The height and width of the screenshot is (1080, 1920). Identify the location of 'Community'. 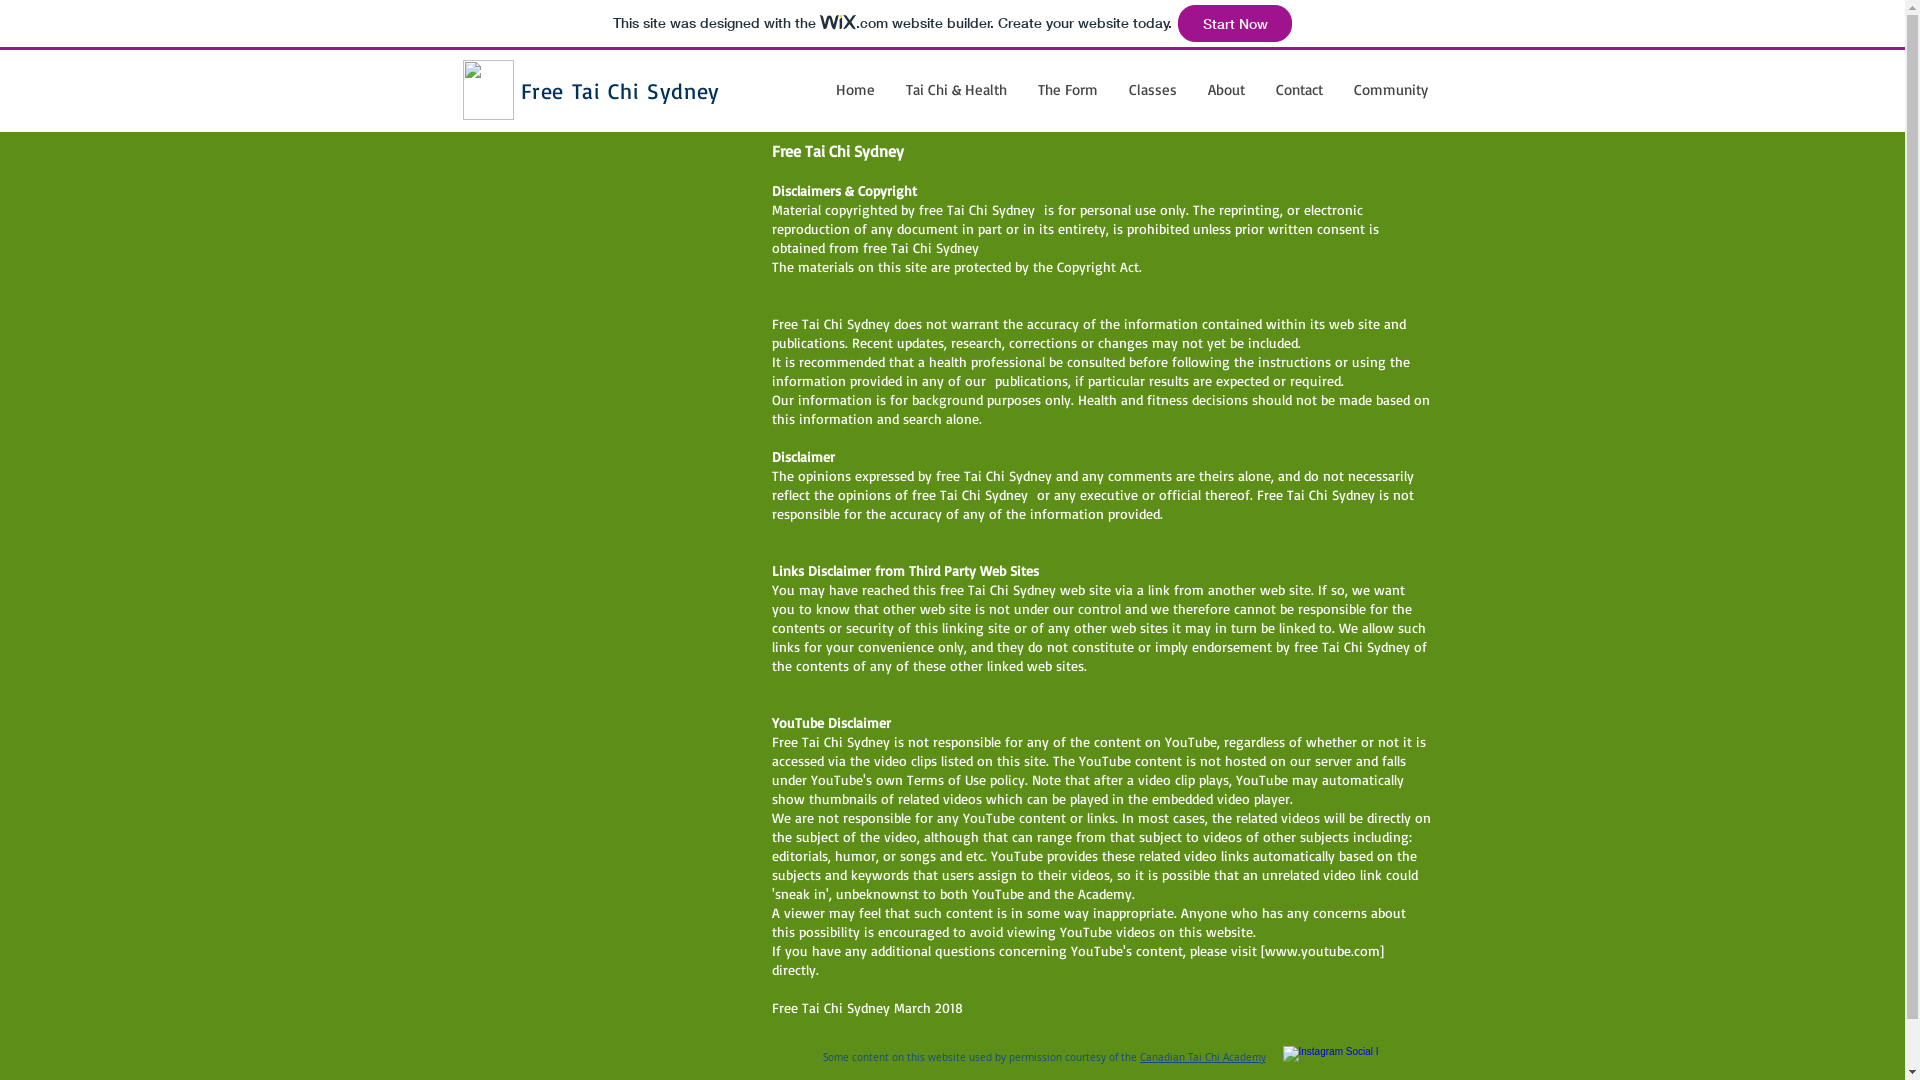
(1338, 88).